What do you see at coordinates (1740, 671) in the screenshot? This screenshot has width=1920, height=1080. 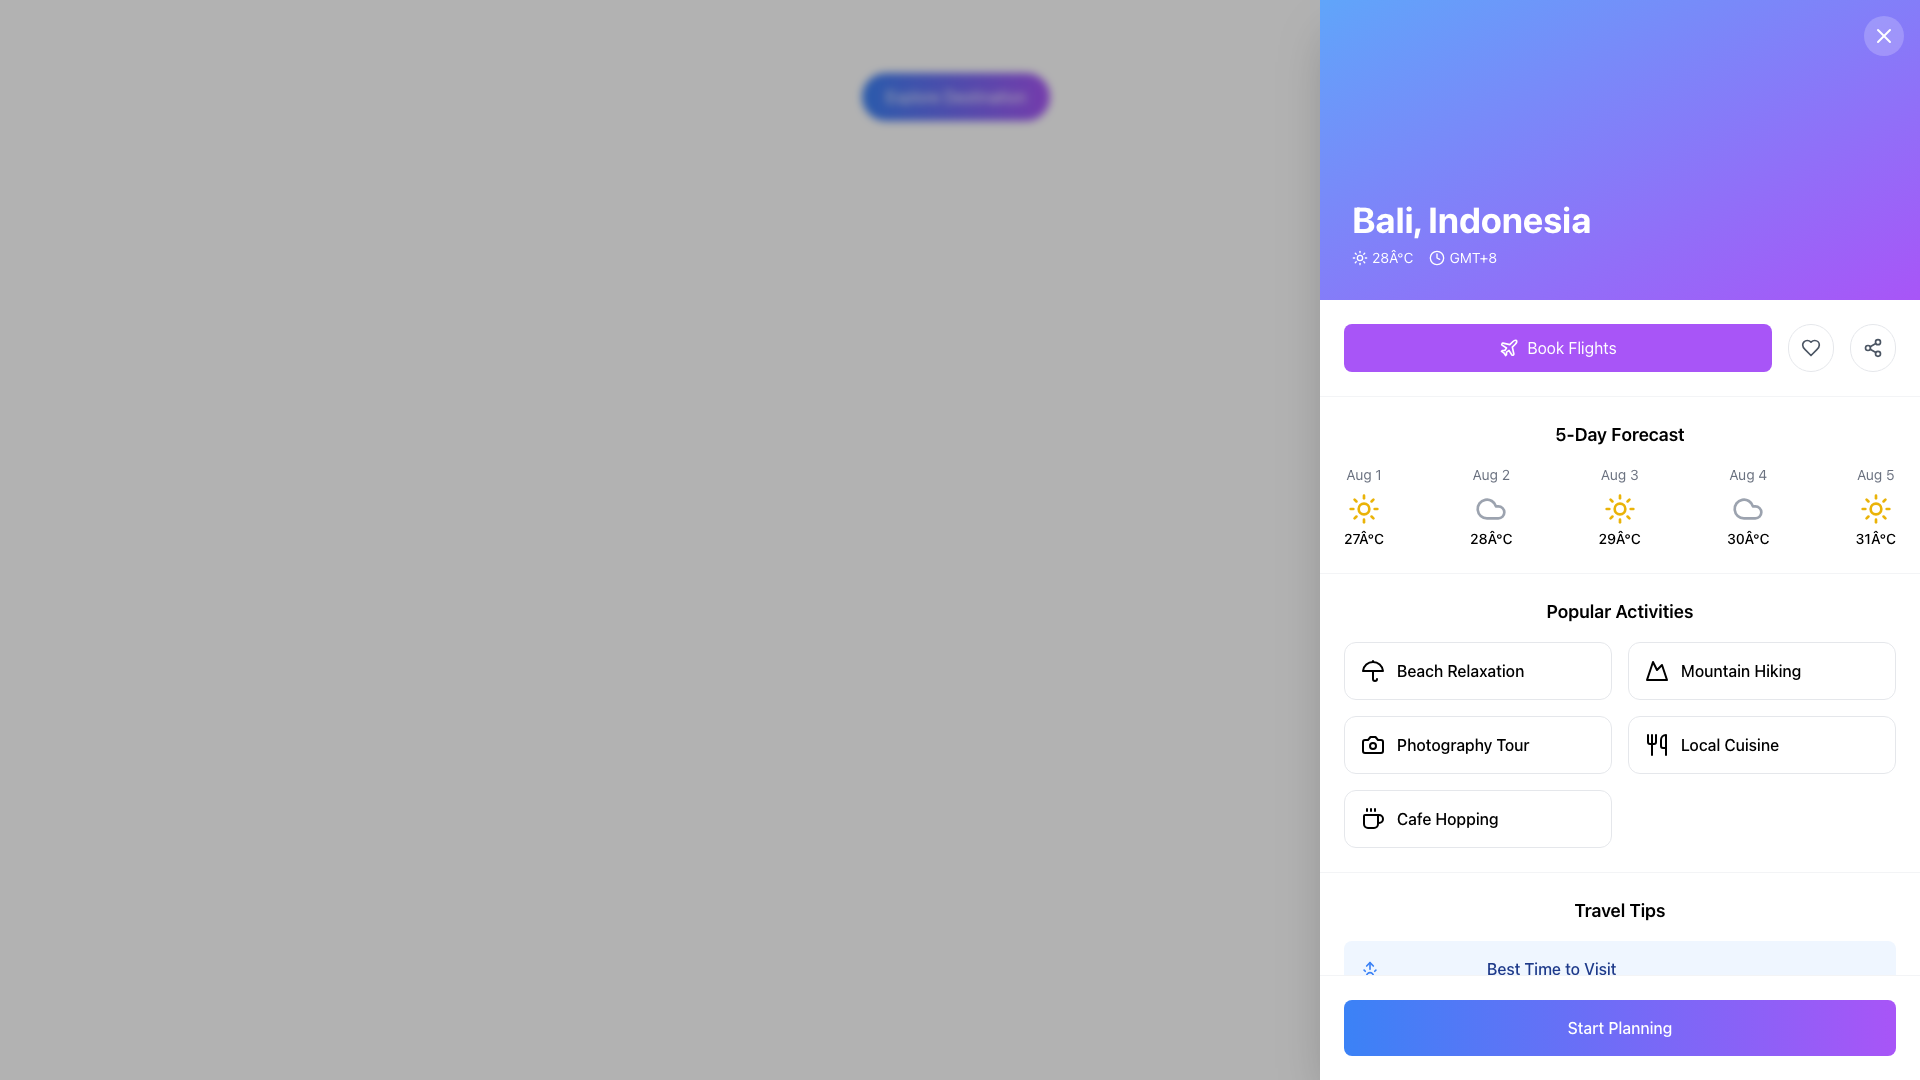 I see `the text label for 'Mountain Hiking' located in the bottom-right of the 'Popular Activities' section, which is under the '5-Day Forecast' and above 'Travel Tips'` at bounding box center [1740, 671].